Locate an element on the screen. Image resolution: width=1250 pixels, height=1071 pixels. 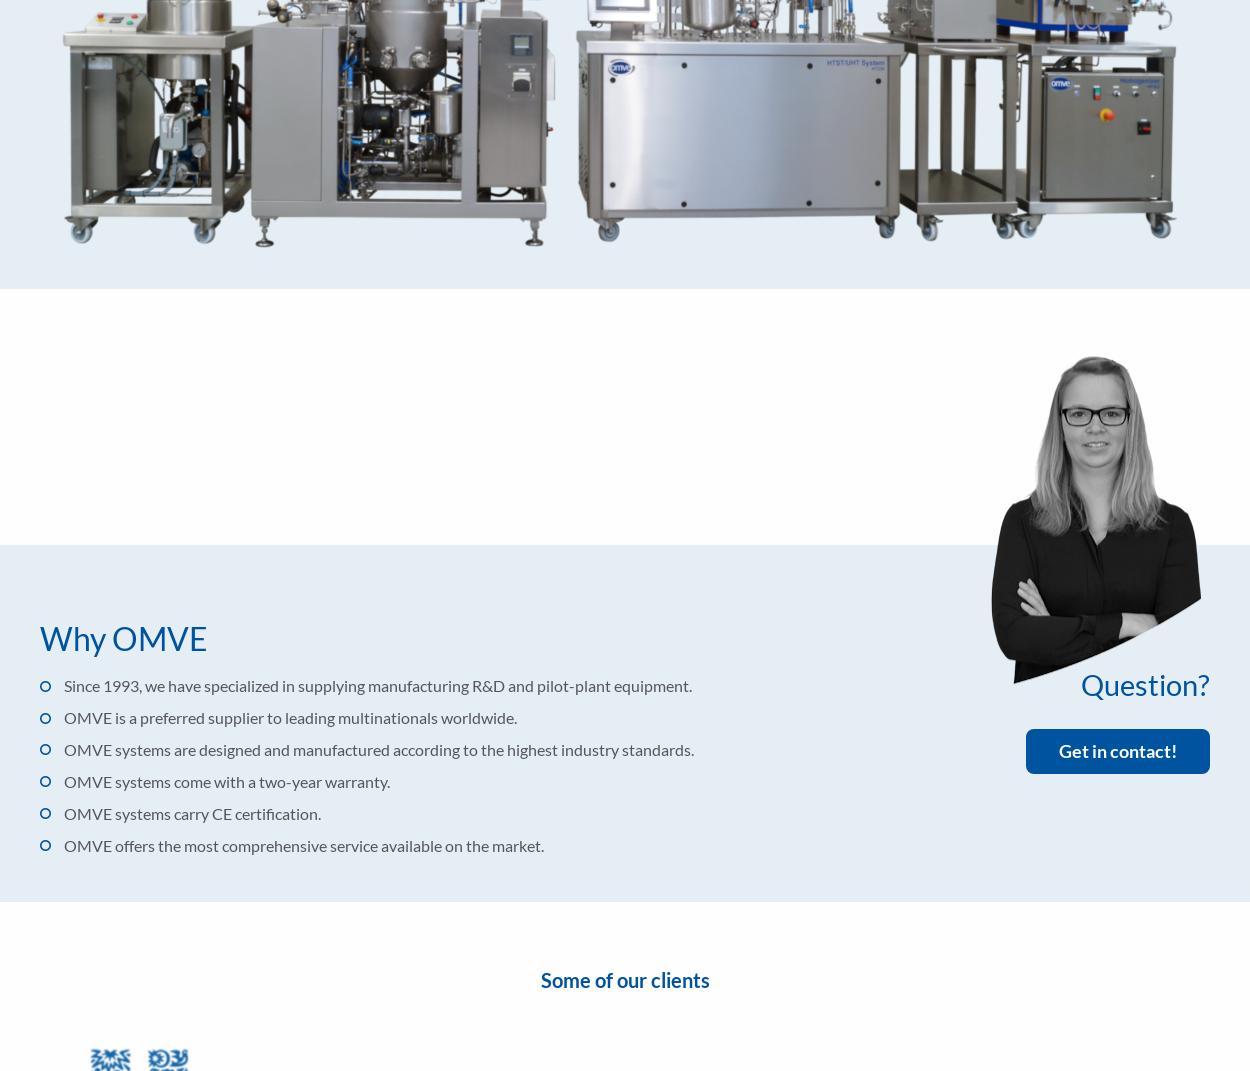
'OMVE systems carry CE certification.' is located at coordinates (191, 812).